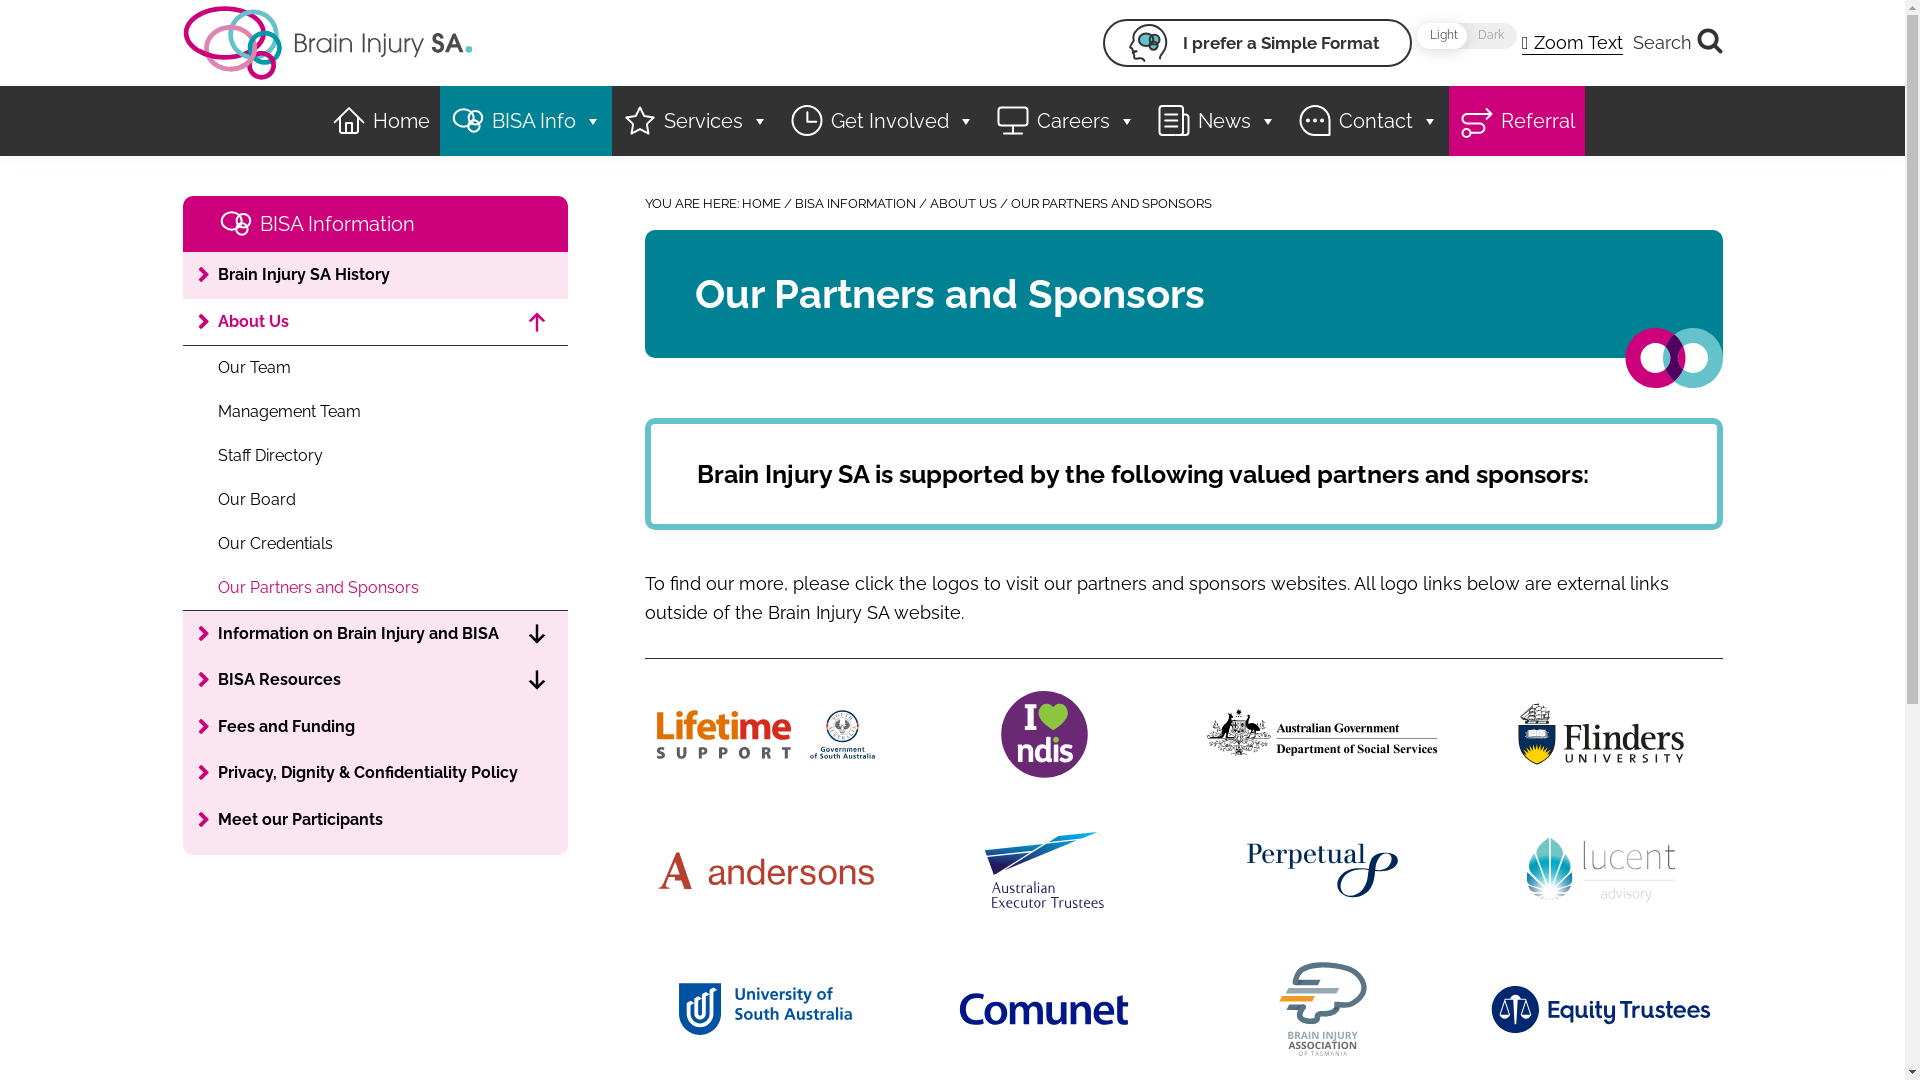 This screenshot has width=1920, height=1080. What do you see at coordinates (526, 120) in the screenshot?
I see `'BISA Info'` at bounding box center [526, 120].